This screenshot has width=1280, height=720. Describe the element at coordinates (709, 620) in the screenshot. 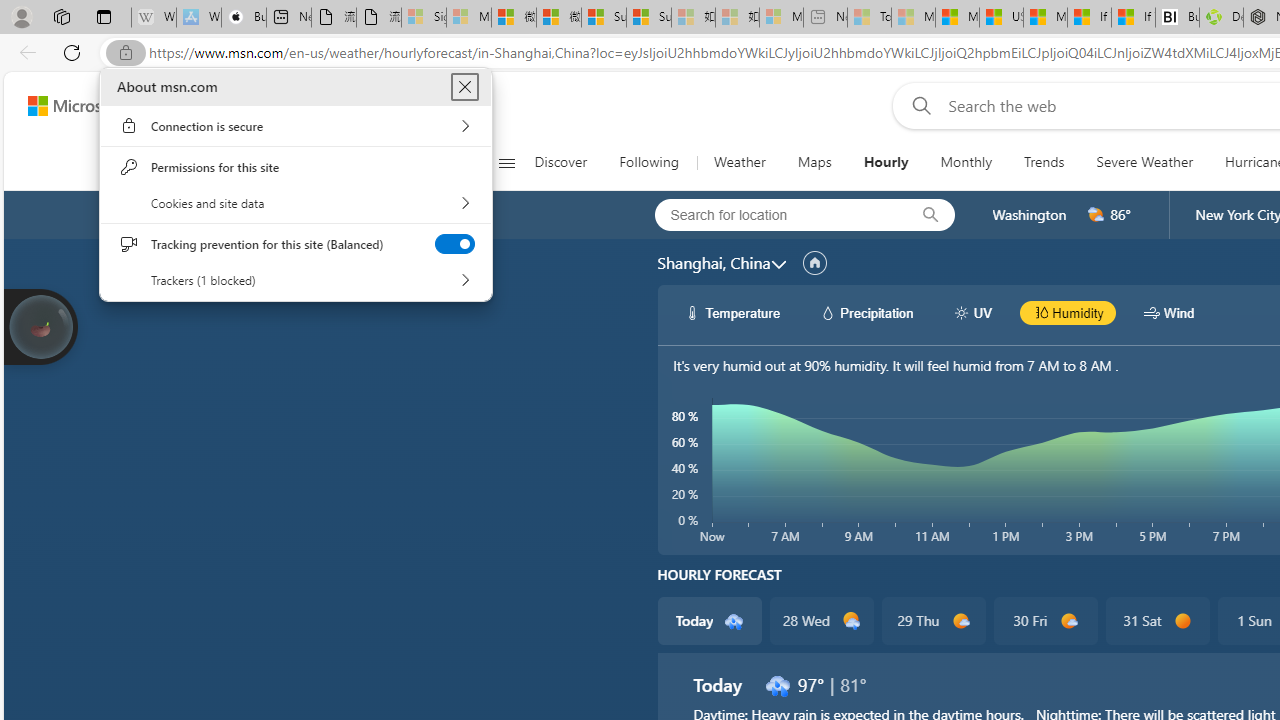

I see `'Today d4300'` at that location.